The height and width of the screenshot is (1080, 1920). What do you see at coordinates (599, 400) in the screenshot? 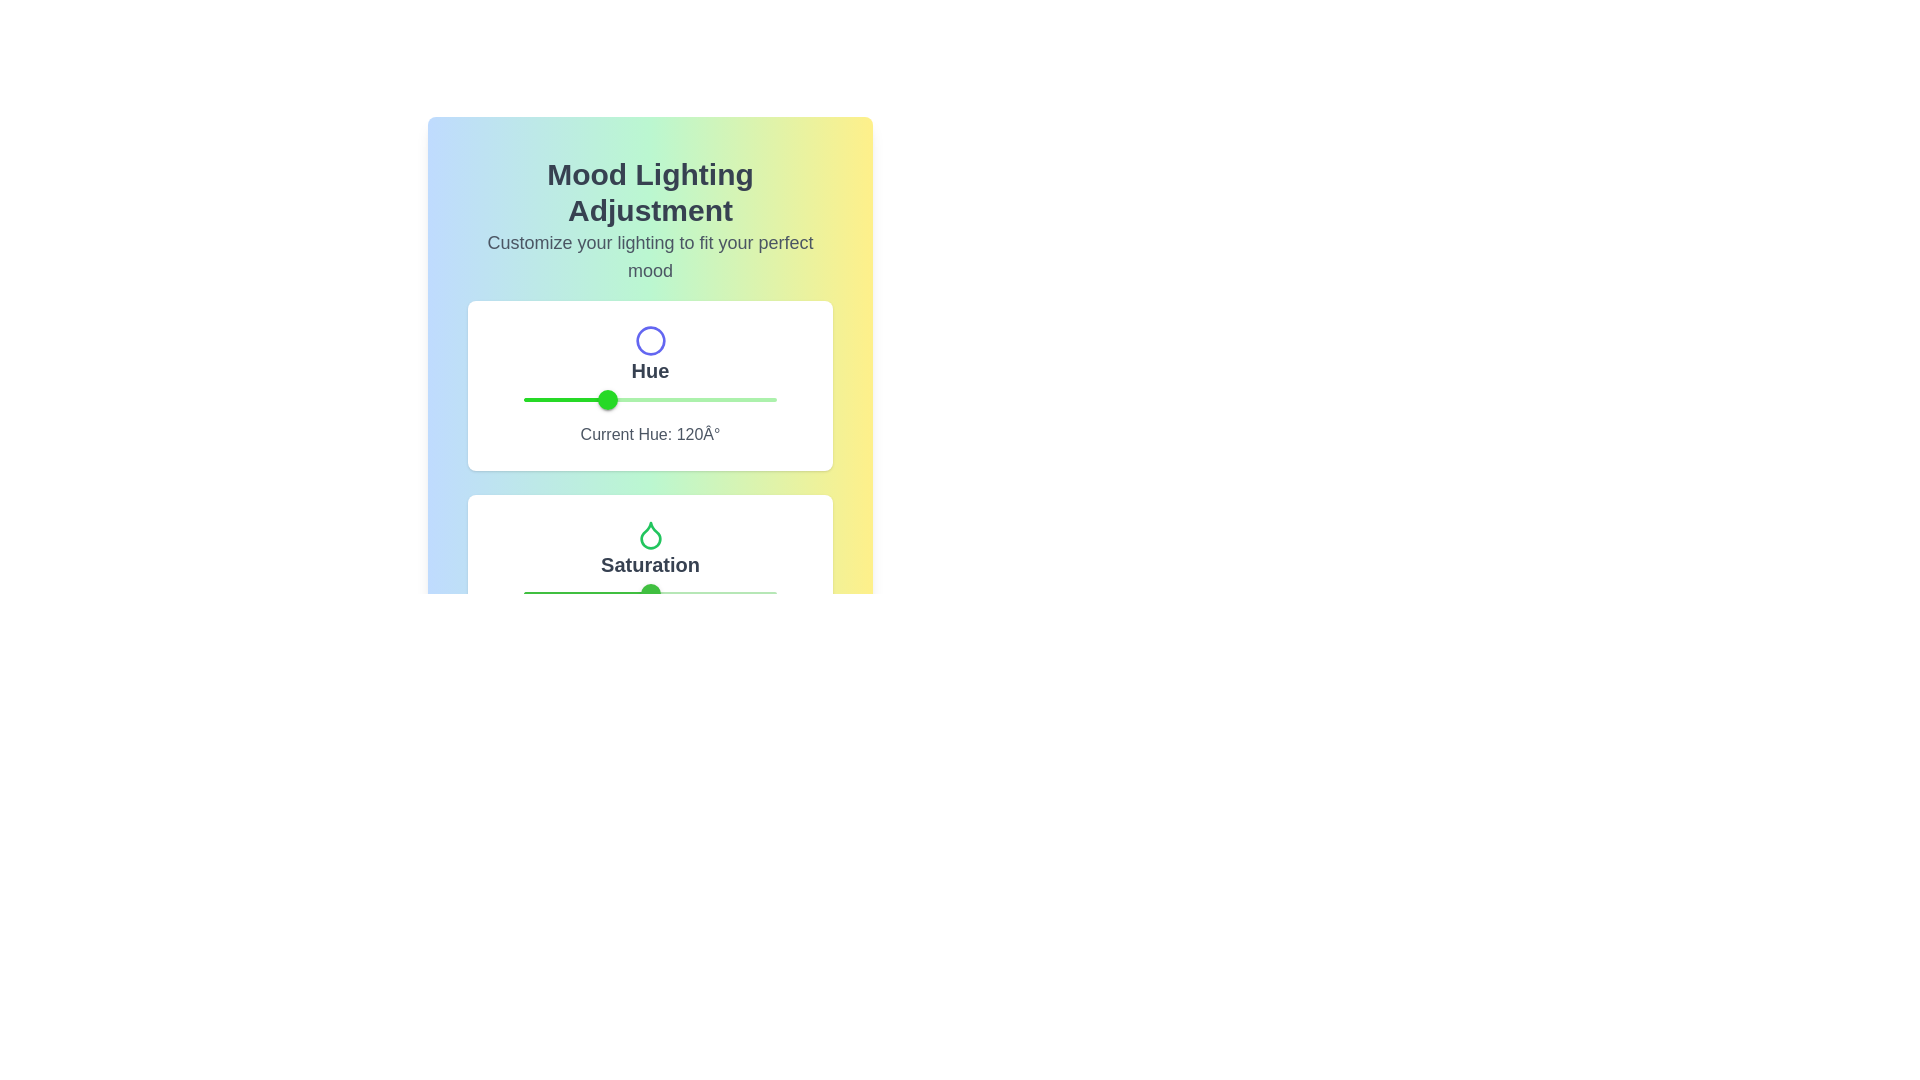
I see `hue` at bounding box center [599, 400].